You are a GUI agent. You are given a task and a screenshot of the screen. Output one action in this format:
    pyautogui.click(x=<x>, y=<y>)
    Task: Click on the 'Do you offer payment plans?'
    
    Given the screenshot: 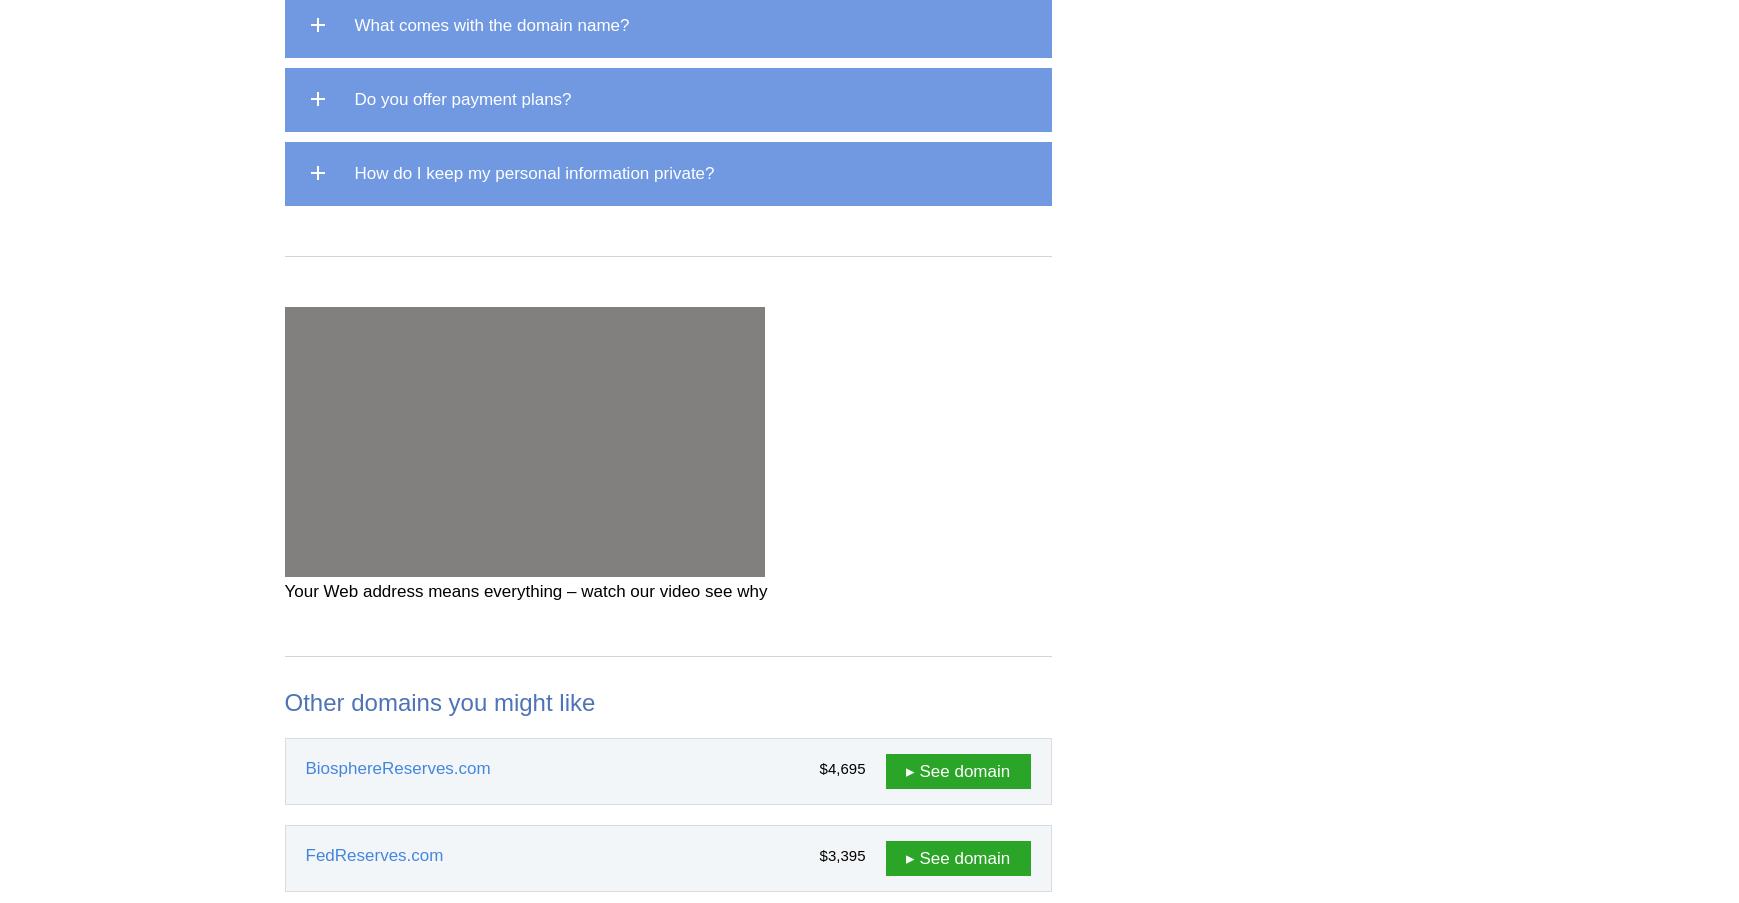 What is the action you would take?
    pyautogui.click(x=462, y=99)
    